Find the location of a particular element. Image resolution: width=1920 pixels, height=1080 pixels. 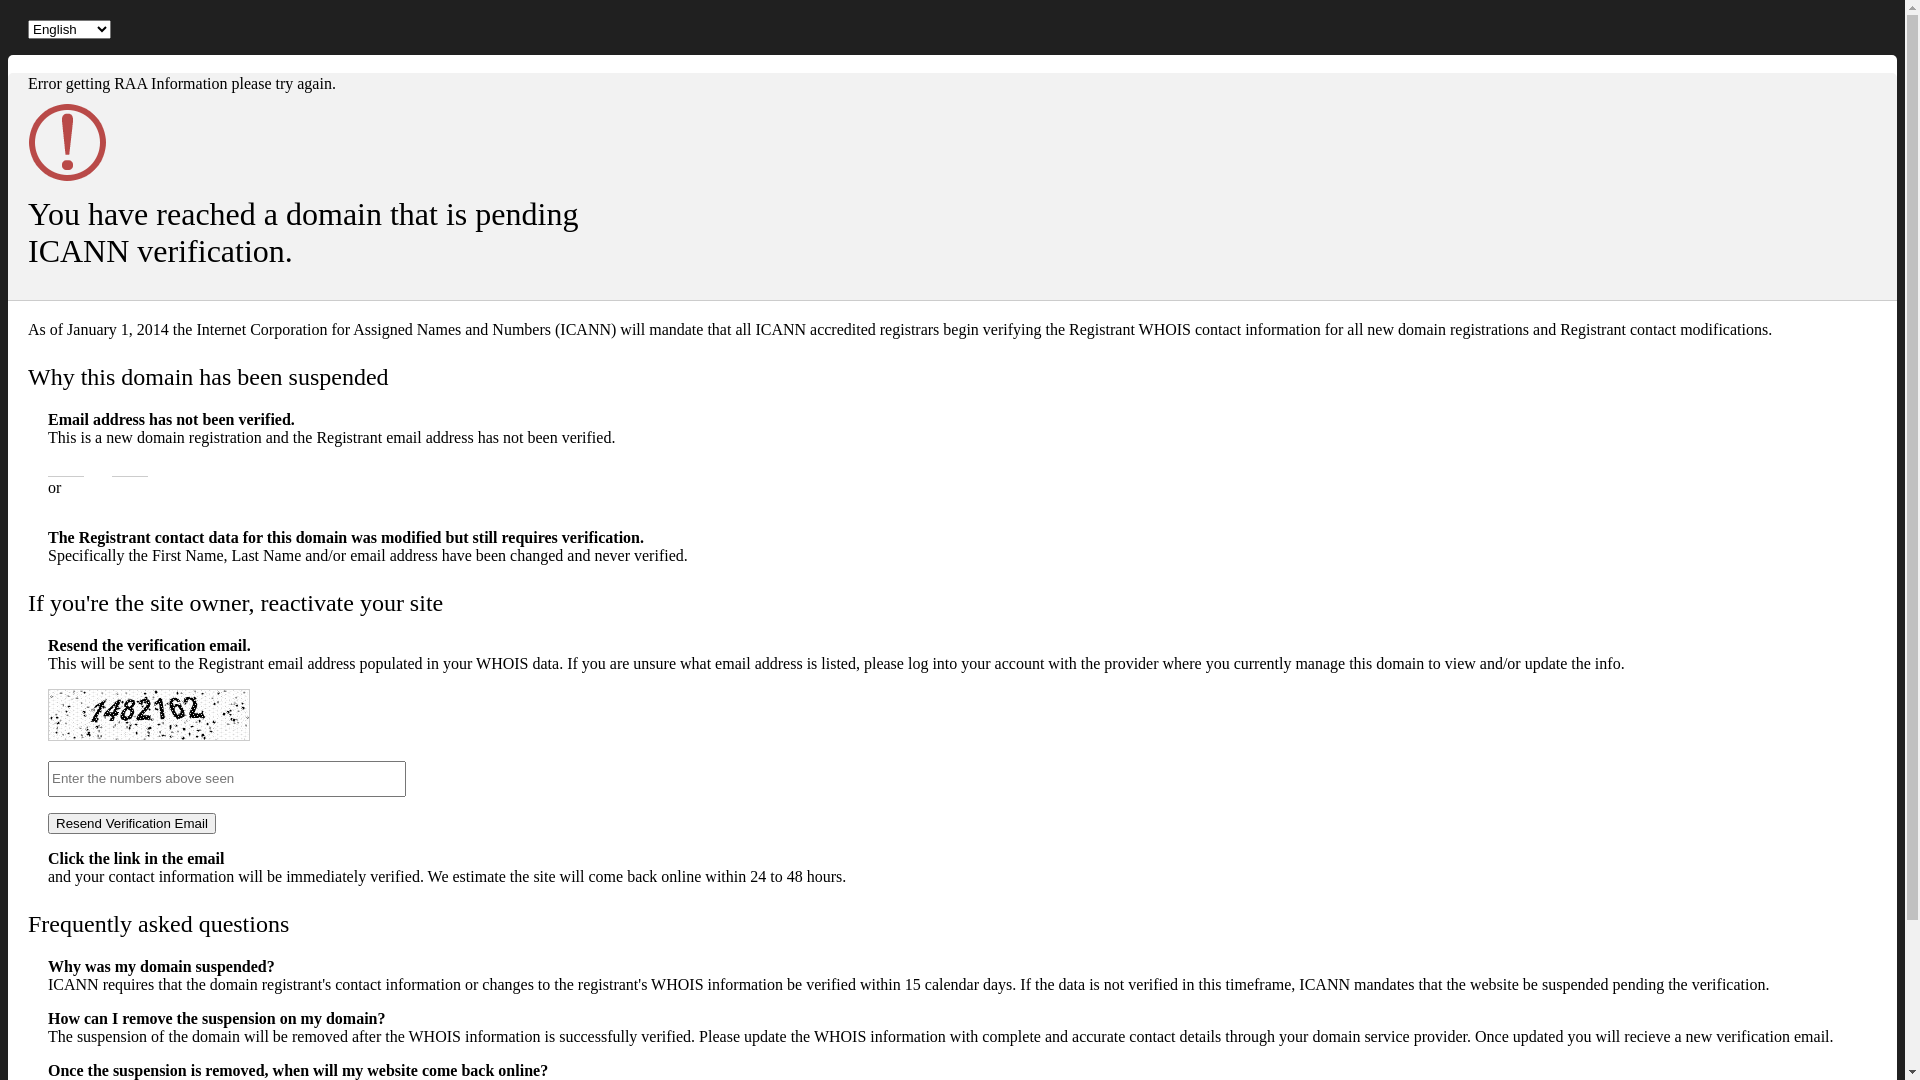

'Resend Verification Email' is located at coordinates (131, 823).